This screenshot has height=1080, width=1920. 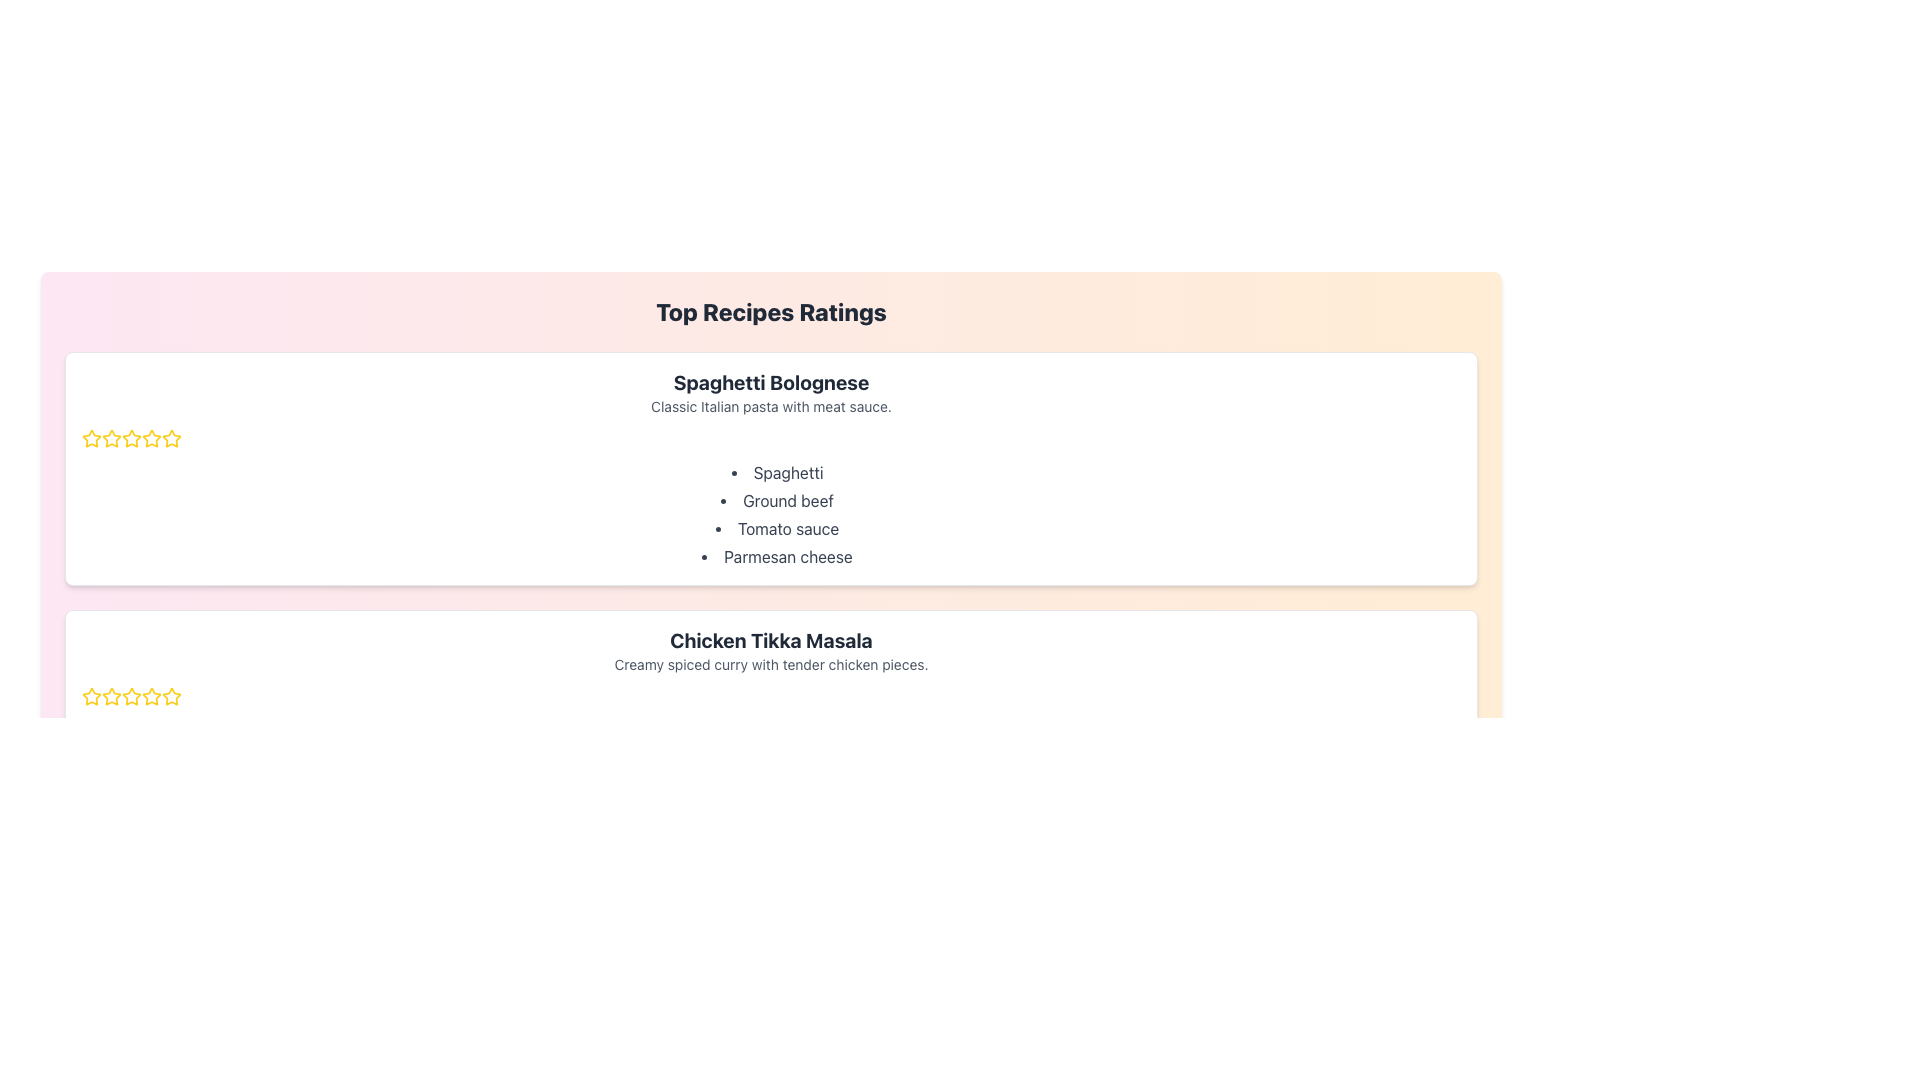 What do you see at coordinates (172, 696) in the screenshot?
I see `the fifth yellow star icon in the rating system under the 'Chicken Tikka Masala' section to set the rating to five` at bounding box center [172, 696].